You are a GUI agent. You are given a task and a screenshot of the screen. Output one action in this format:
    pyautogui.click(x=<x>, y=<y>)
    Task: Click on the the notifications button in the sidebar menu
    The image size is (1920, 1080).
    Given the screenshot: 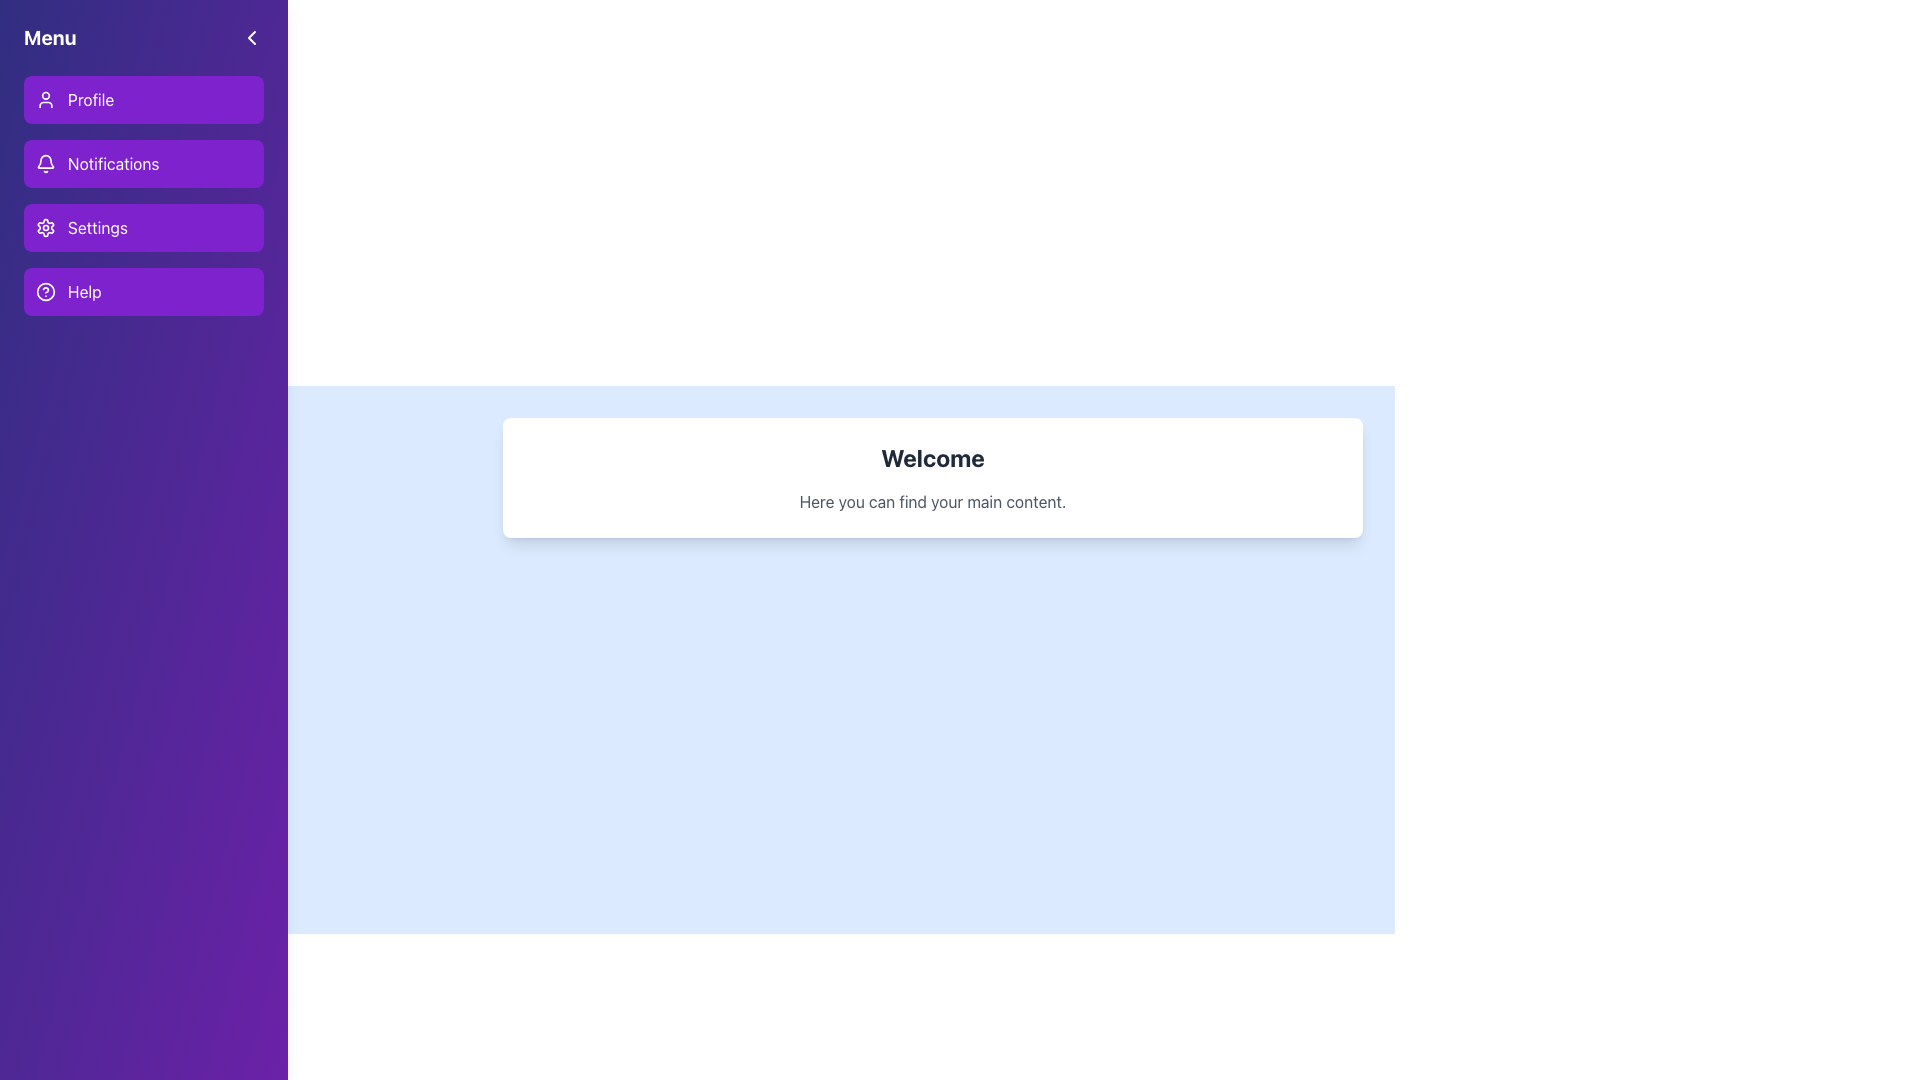 What is the action you would take?
    pyautogui.click(x=143, y=163)
    